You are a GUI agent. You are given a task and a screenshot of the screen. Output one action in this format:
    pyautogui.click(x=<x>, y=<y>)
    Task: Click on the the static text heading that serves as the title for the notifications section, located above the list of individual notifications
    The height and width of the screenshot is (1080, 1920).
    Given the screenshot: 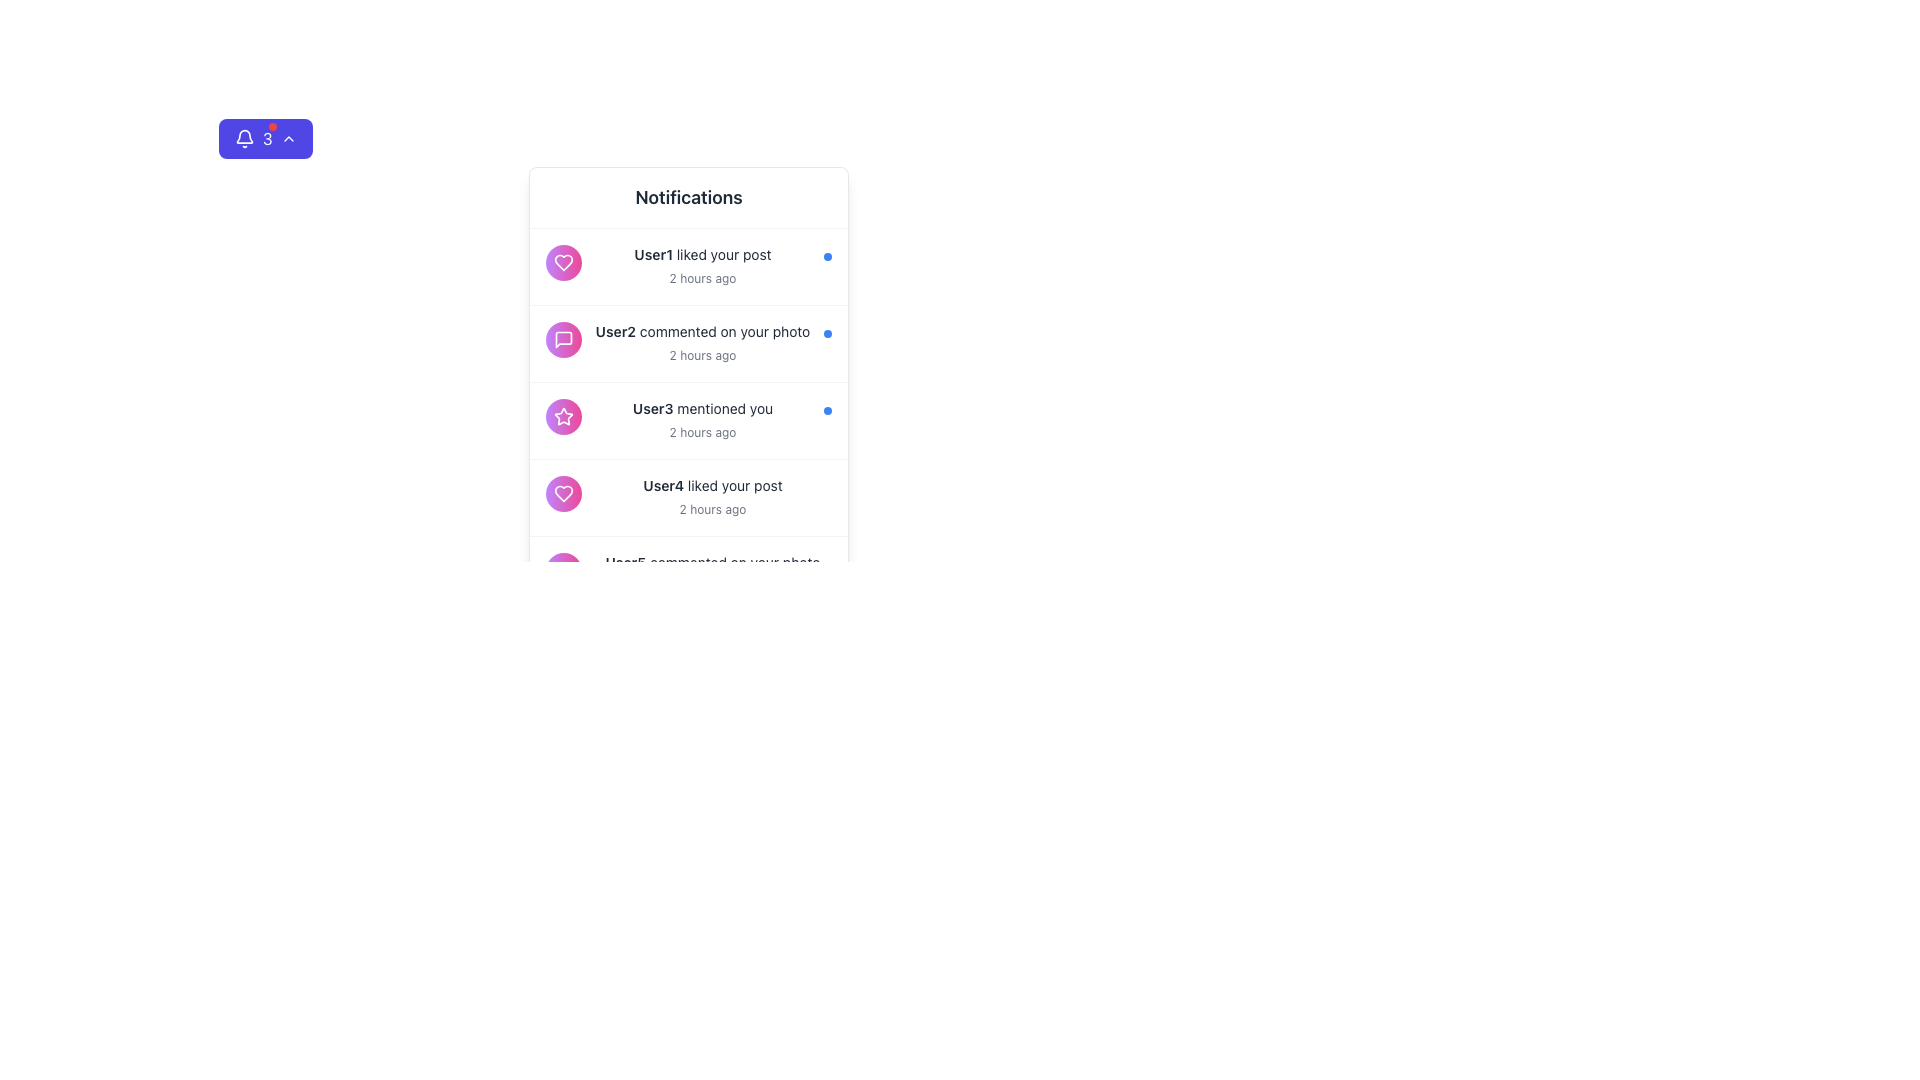 What is the action you would take?
    pyautogui.click(x=689, y=197)
    